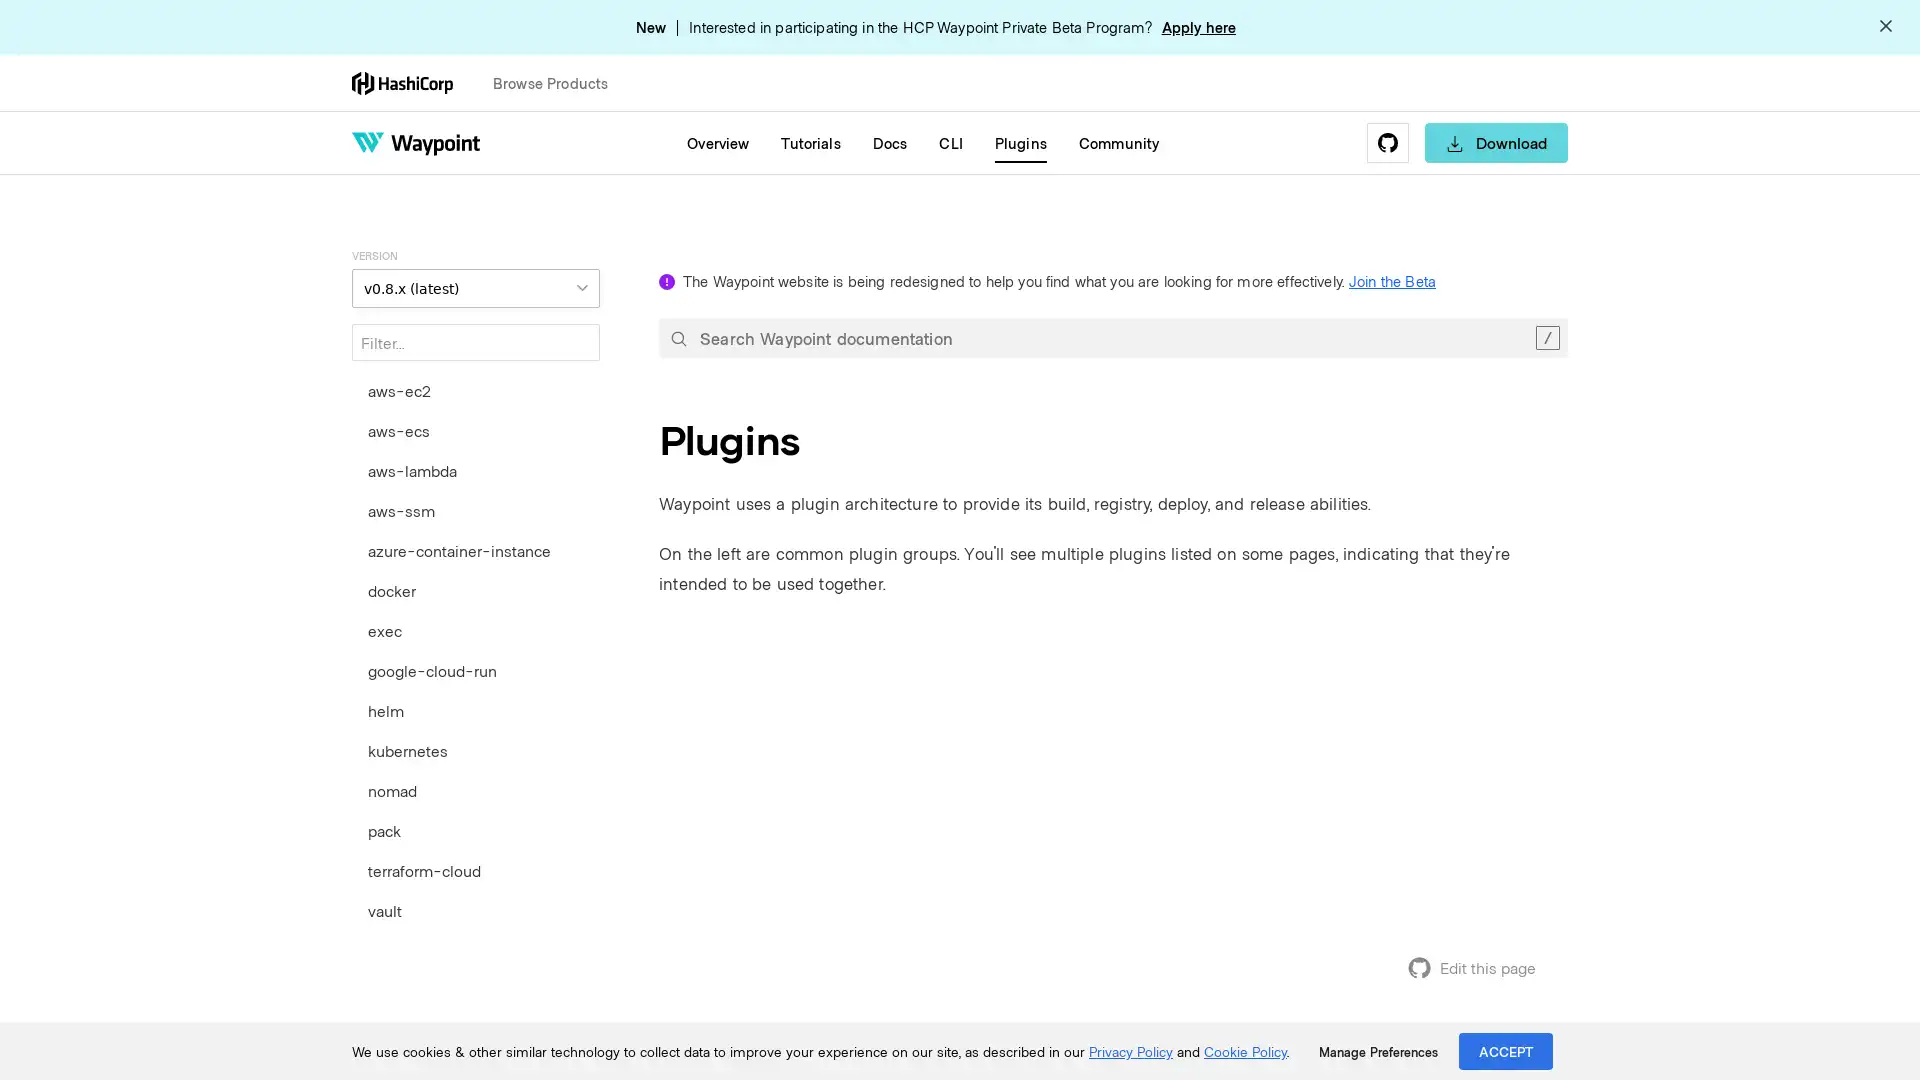 The width and height of the screenshot is (1920, 1080). I want to click on Submit your search query., so click(678, 337).